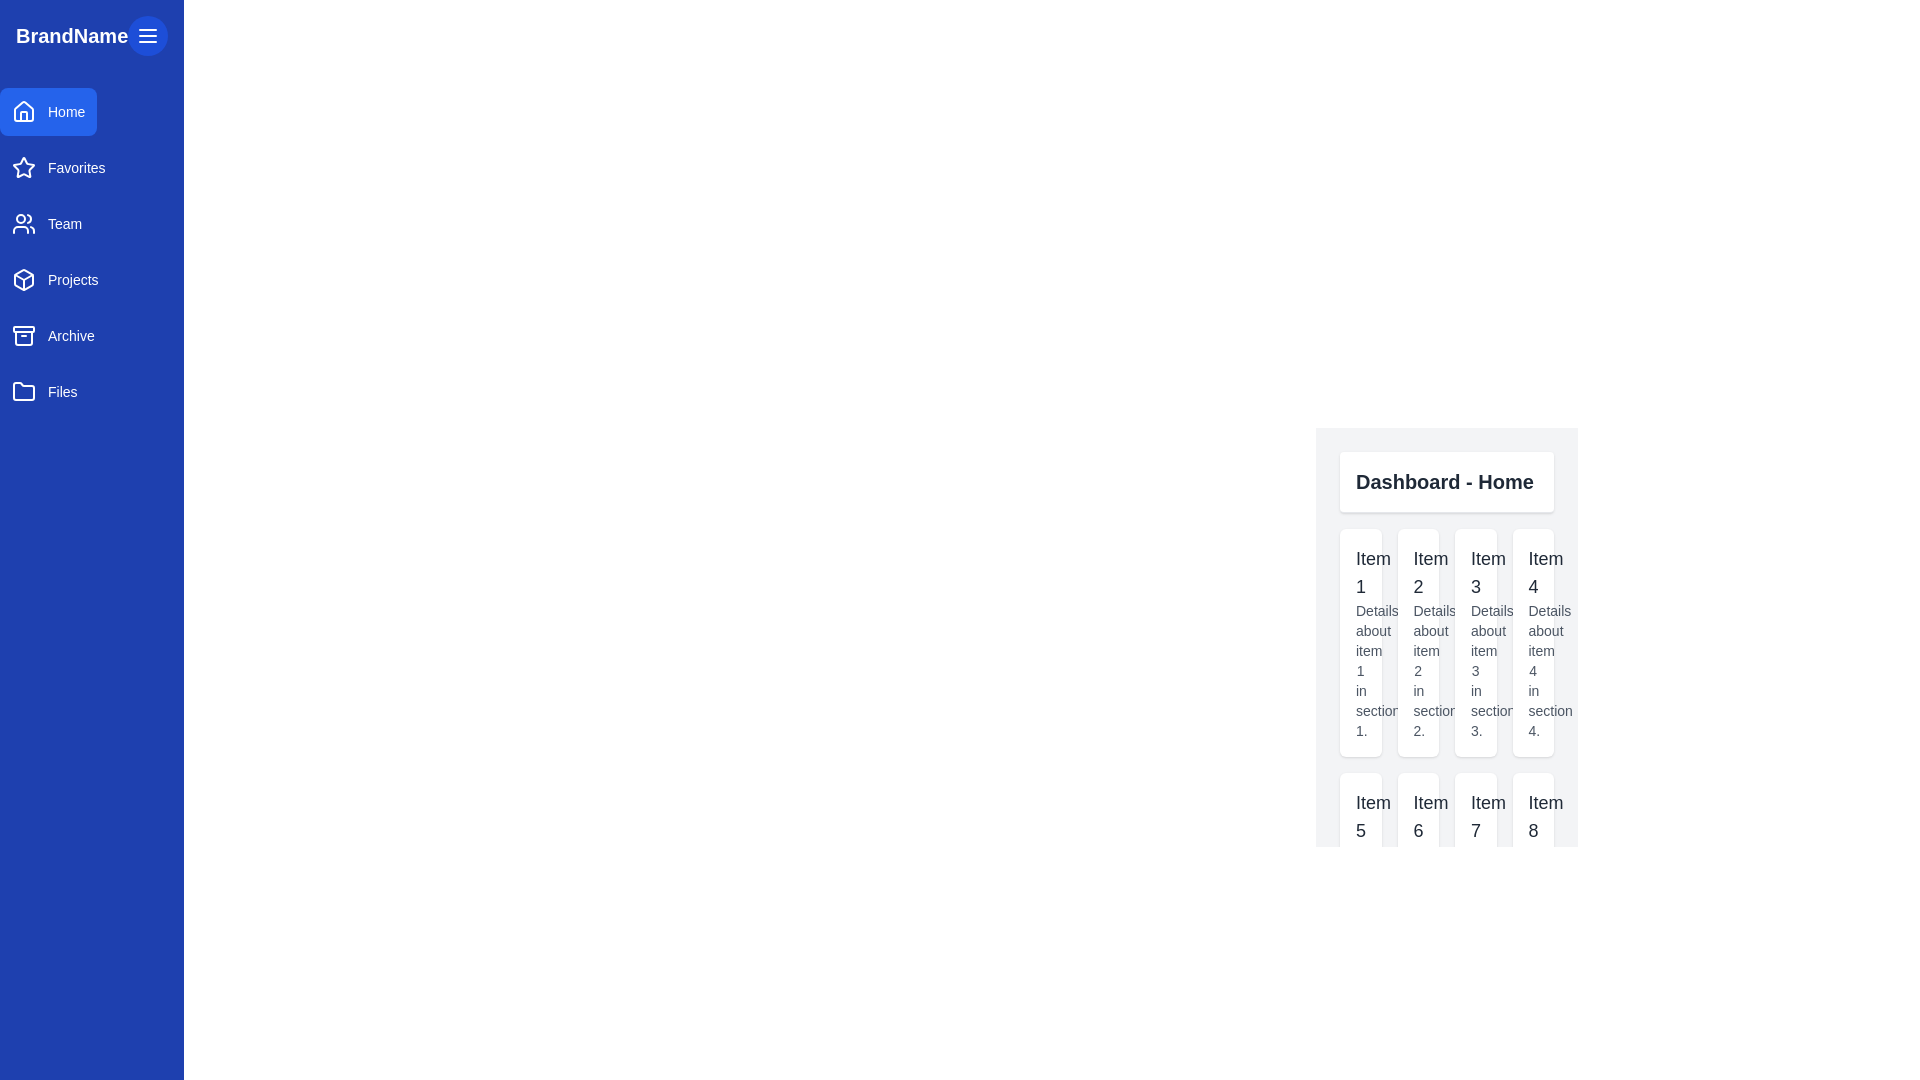 This screenshot has width=1920, height=1080. What do you see at coordinates (24, 337) in the screenshot?
I see `the main body of the archive icon located in the vertical navigation menu, positioned between the 'Projects' and 'Files' icons` at bounding box center [24, 337].